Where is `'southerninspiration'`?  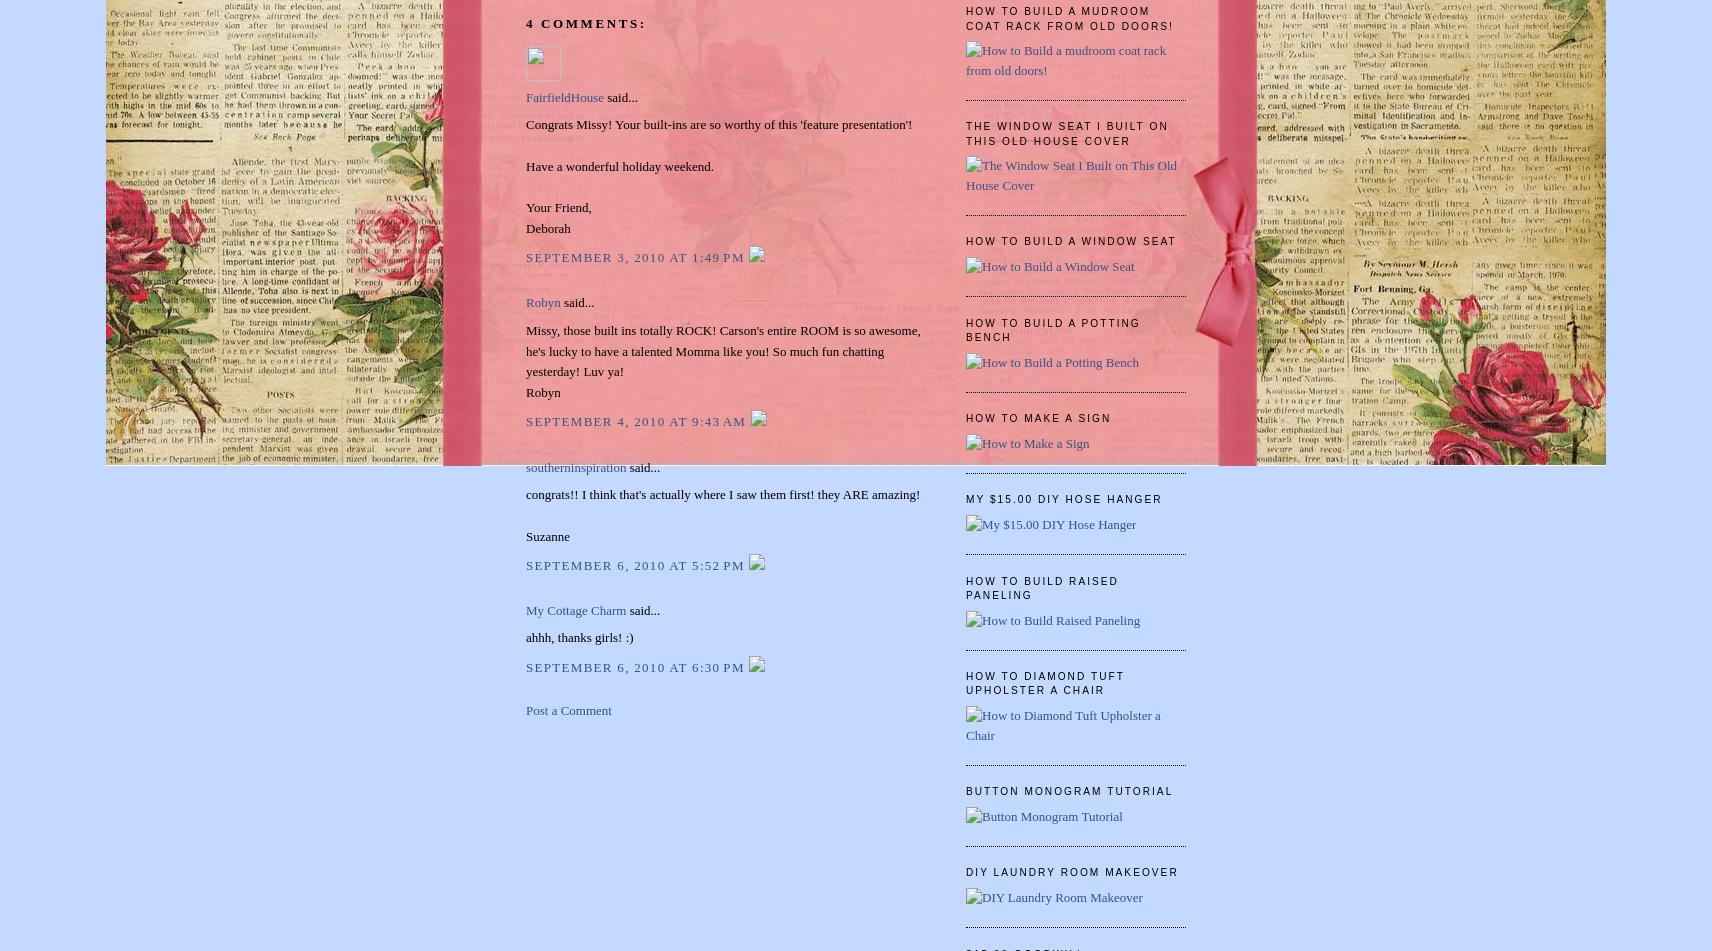
'southerninspiration' is located at coordinates (574, 466).